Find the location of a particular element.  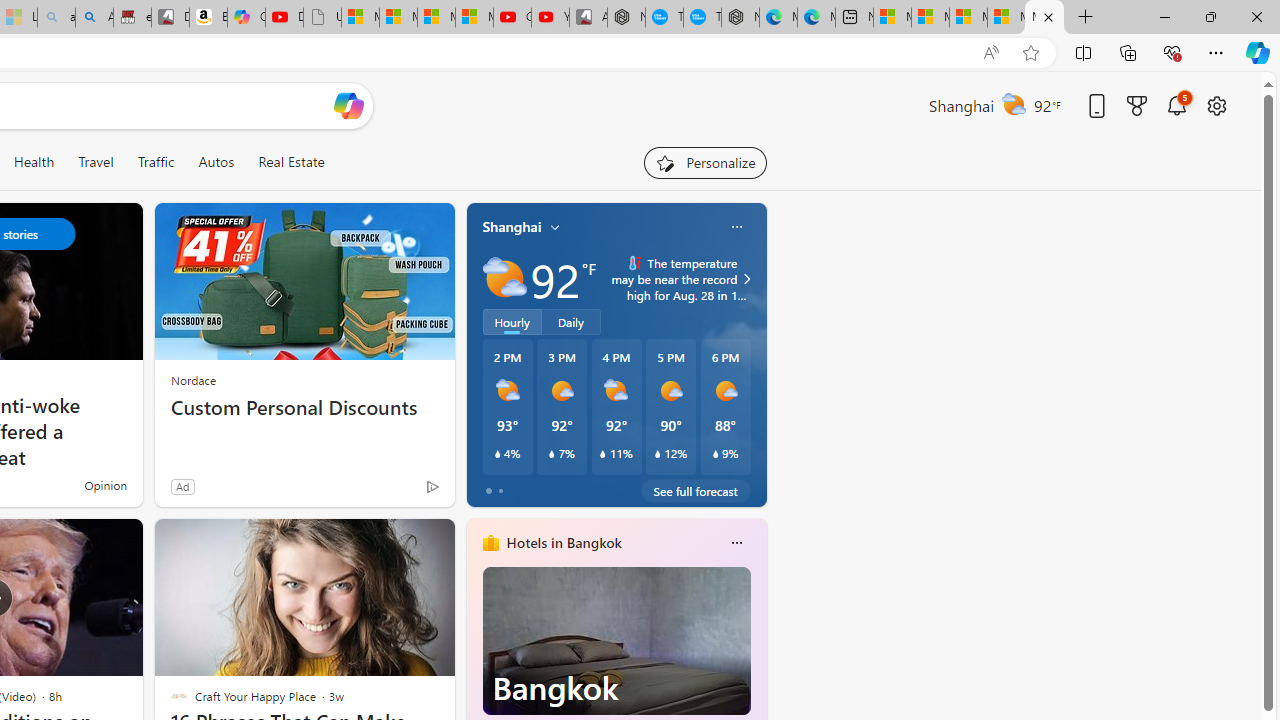

'See full forecast' is located at coordinates (695, 491).